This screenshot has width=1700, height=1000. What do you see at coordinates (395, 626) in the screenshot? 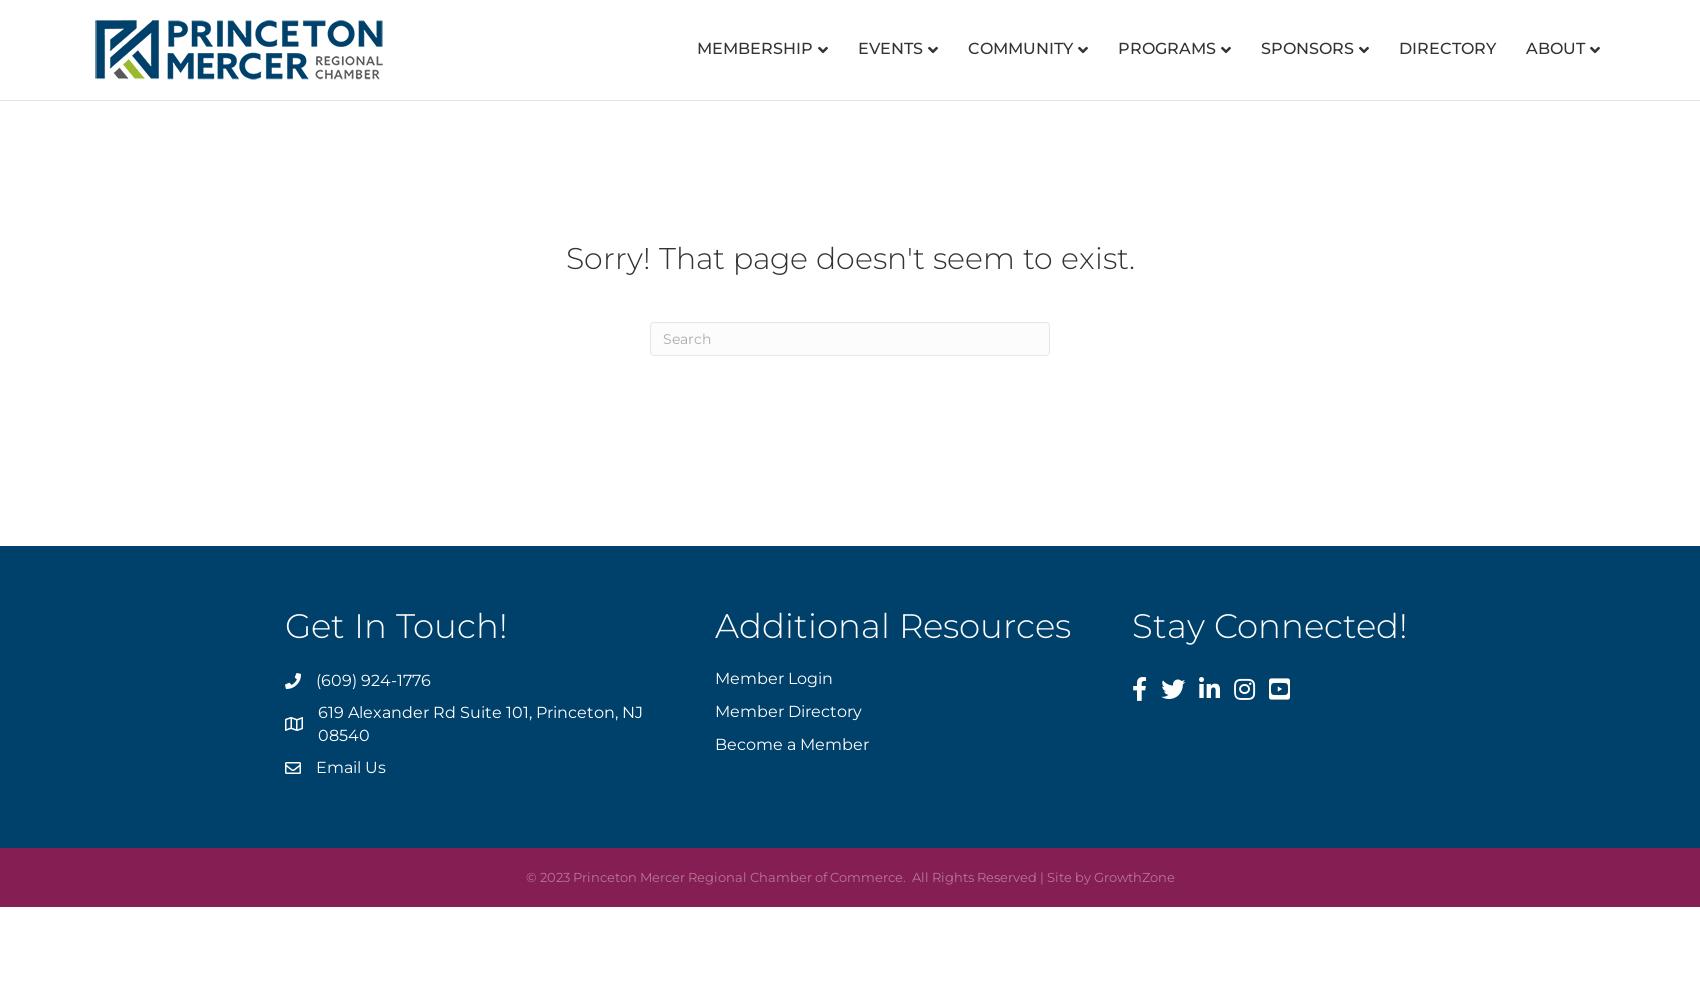
I see `'Get In Touch!'` at bounding box center [395, 626].